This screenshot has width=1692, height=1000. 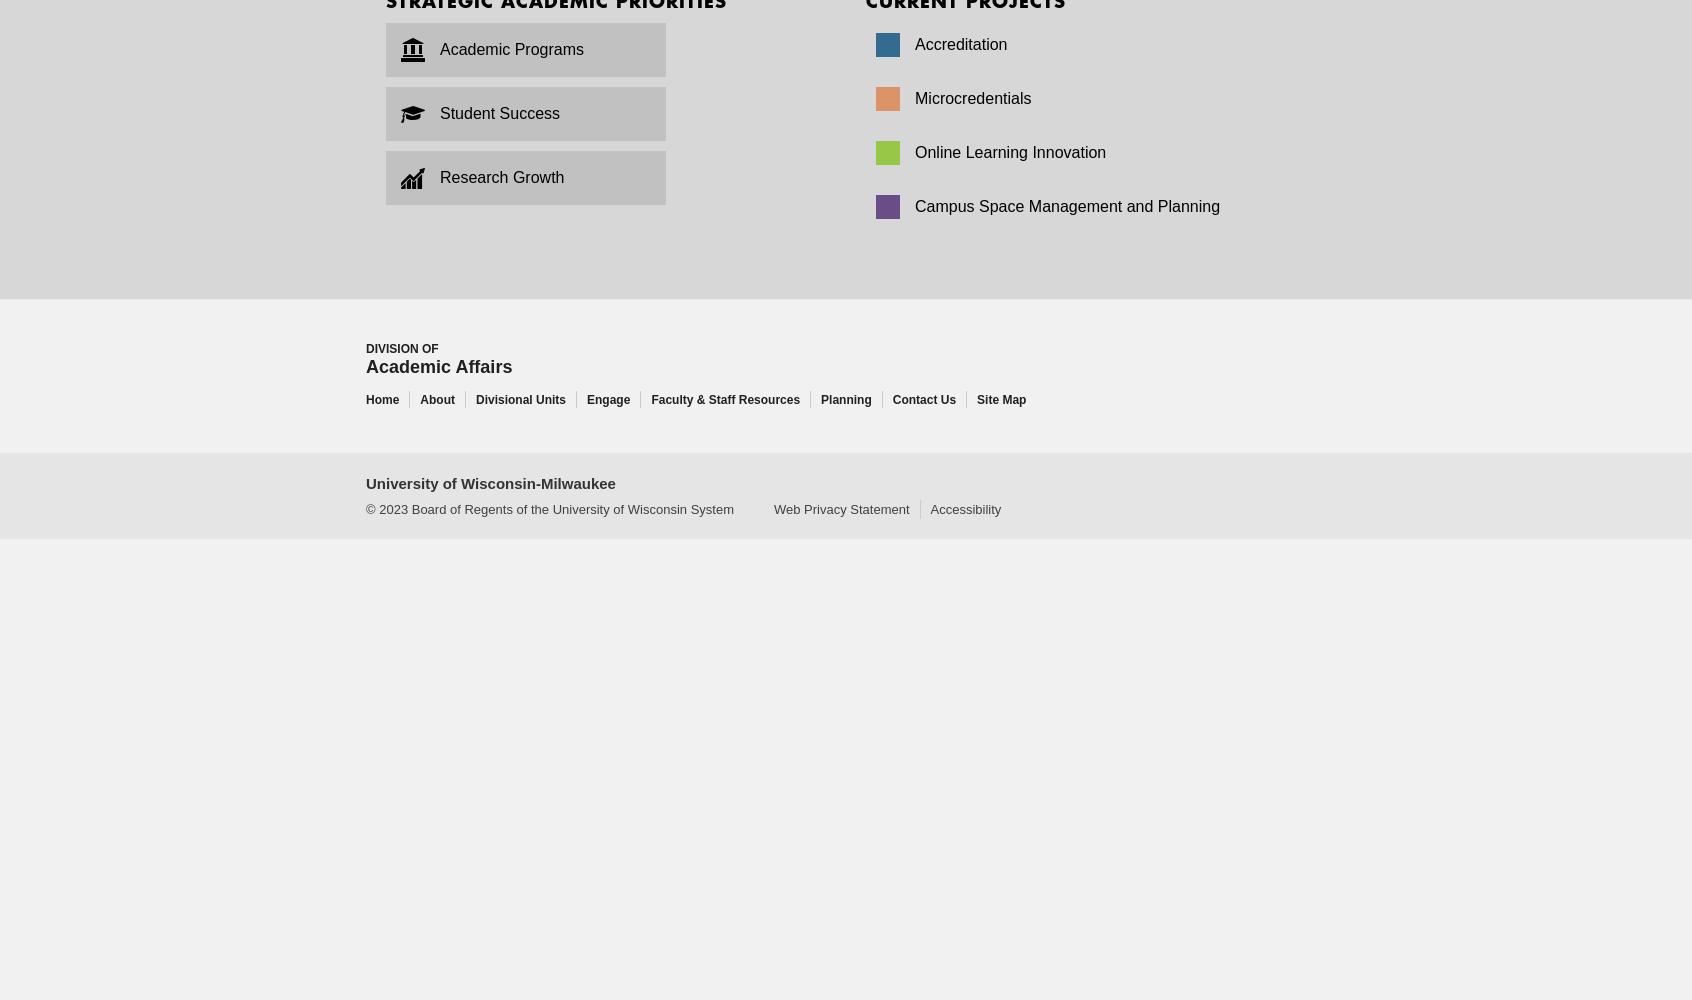 I want to click on 'Faculty & Staff Resources', so click(x=724, y=400).